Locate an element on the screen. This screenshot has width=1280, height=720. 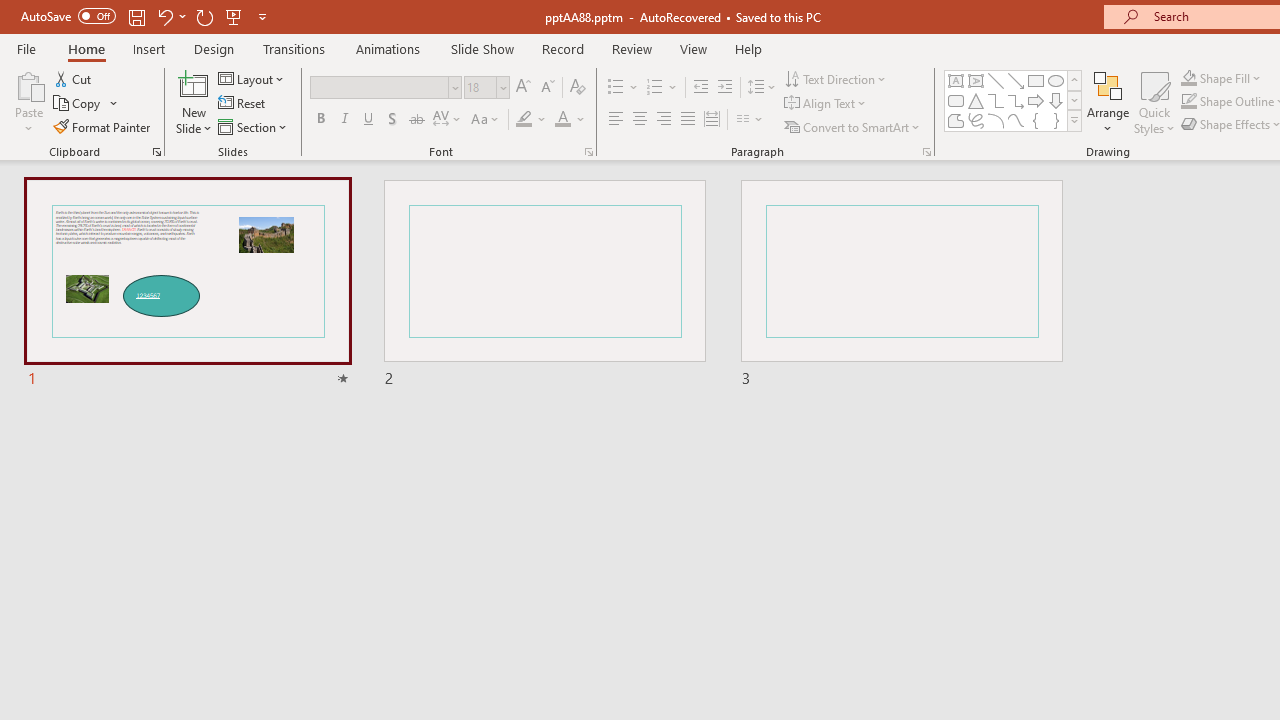
'Decrease Indent' is located at coordinates (700, 86).